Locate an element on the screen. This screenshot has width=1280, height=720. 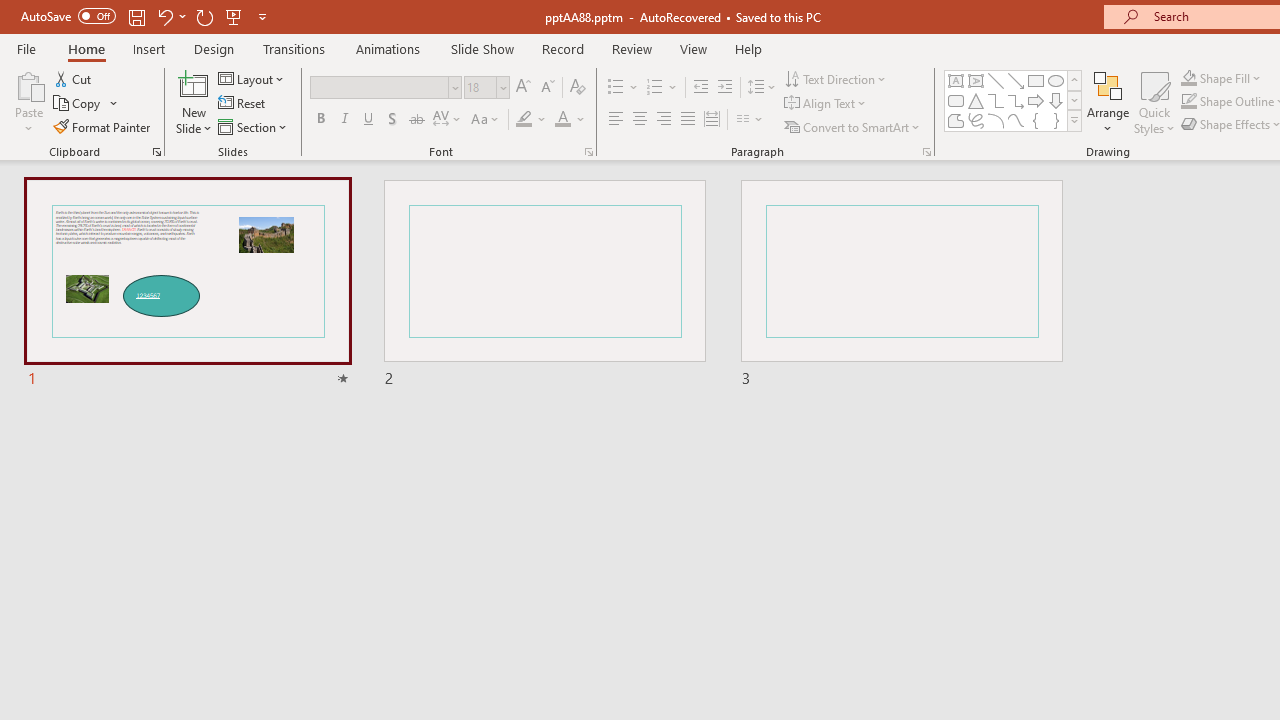
'Decrease Indent' is located at coordinates (700, 86).